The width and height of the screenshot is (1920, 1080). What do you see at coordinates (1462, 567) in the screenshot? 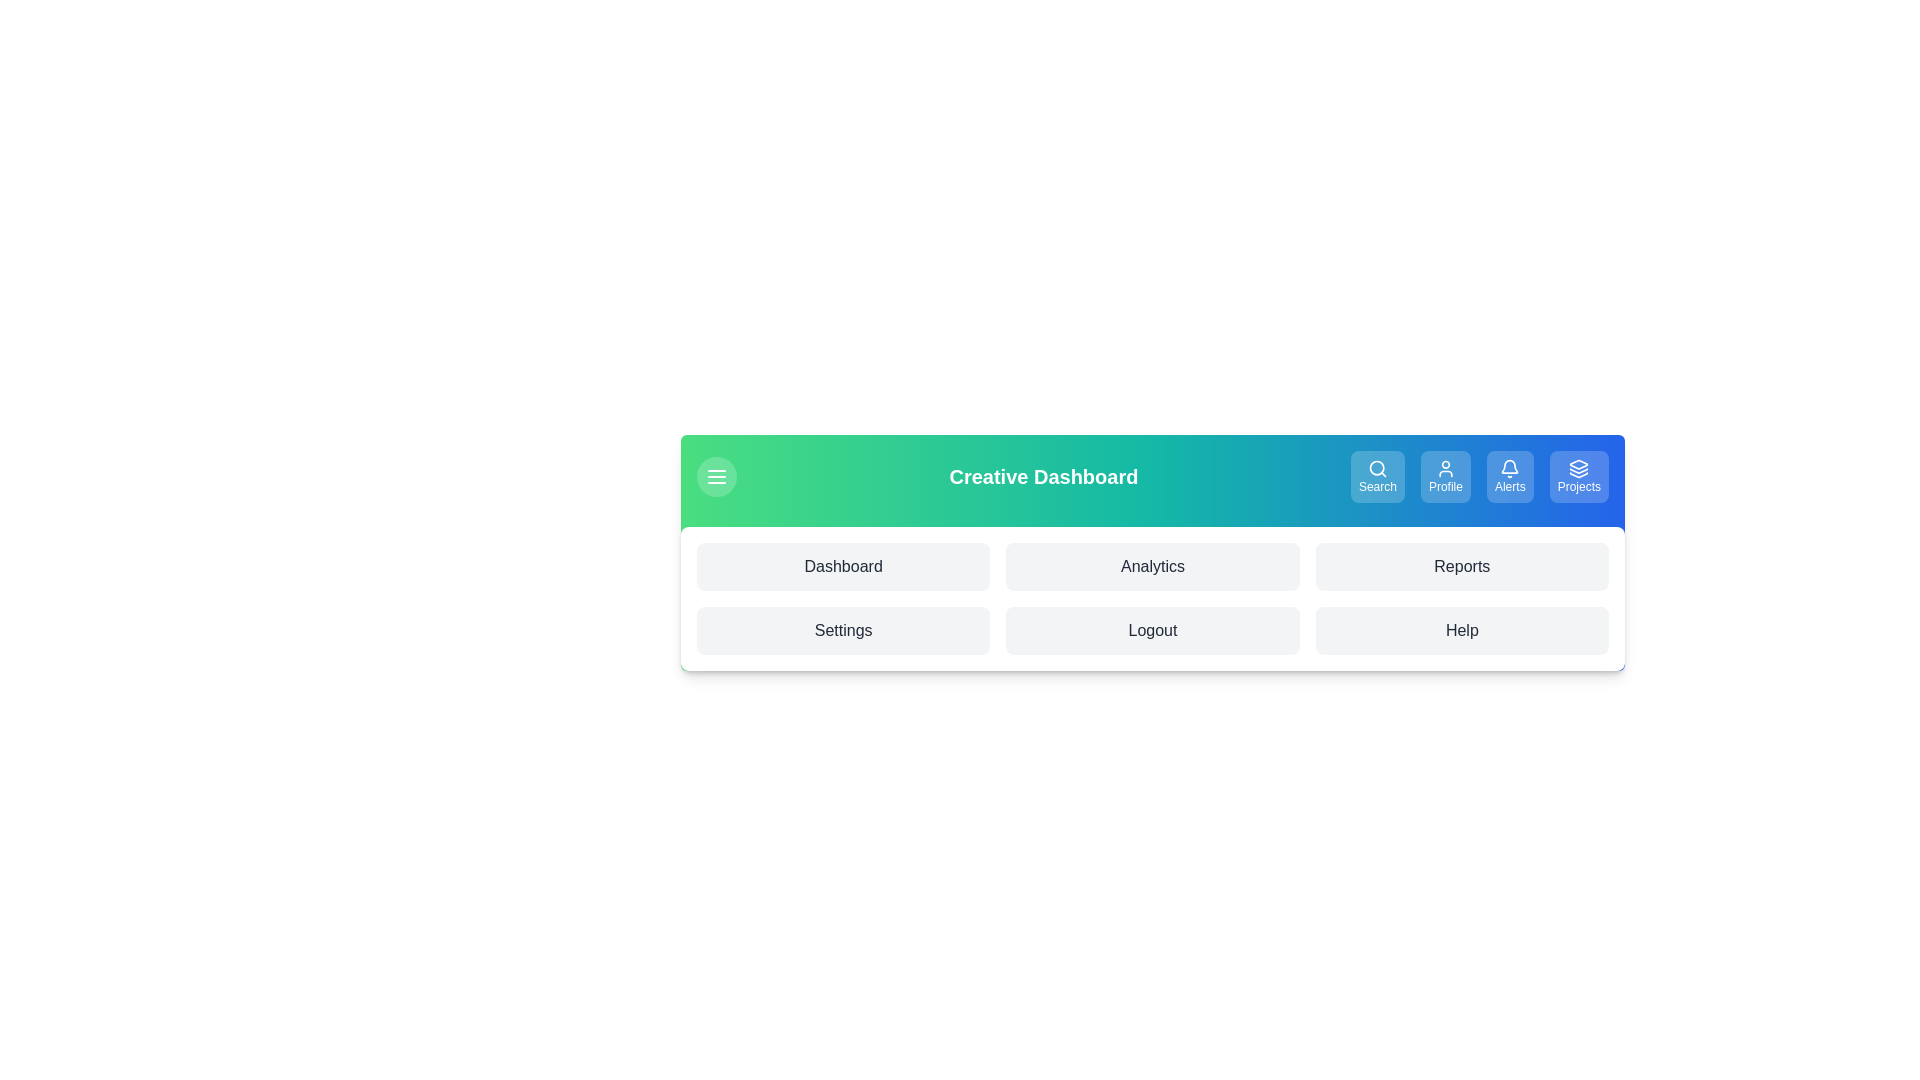
I see `the menu item labeled Reports` at bounding box center [1462, 567].